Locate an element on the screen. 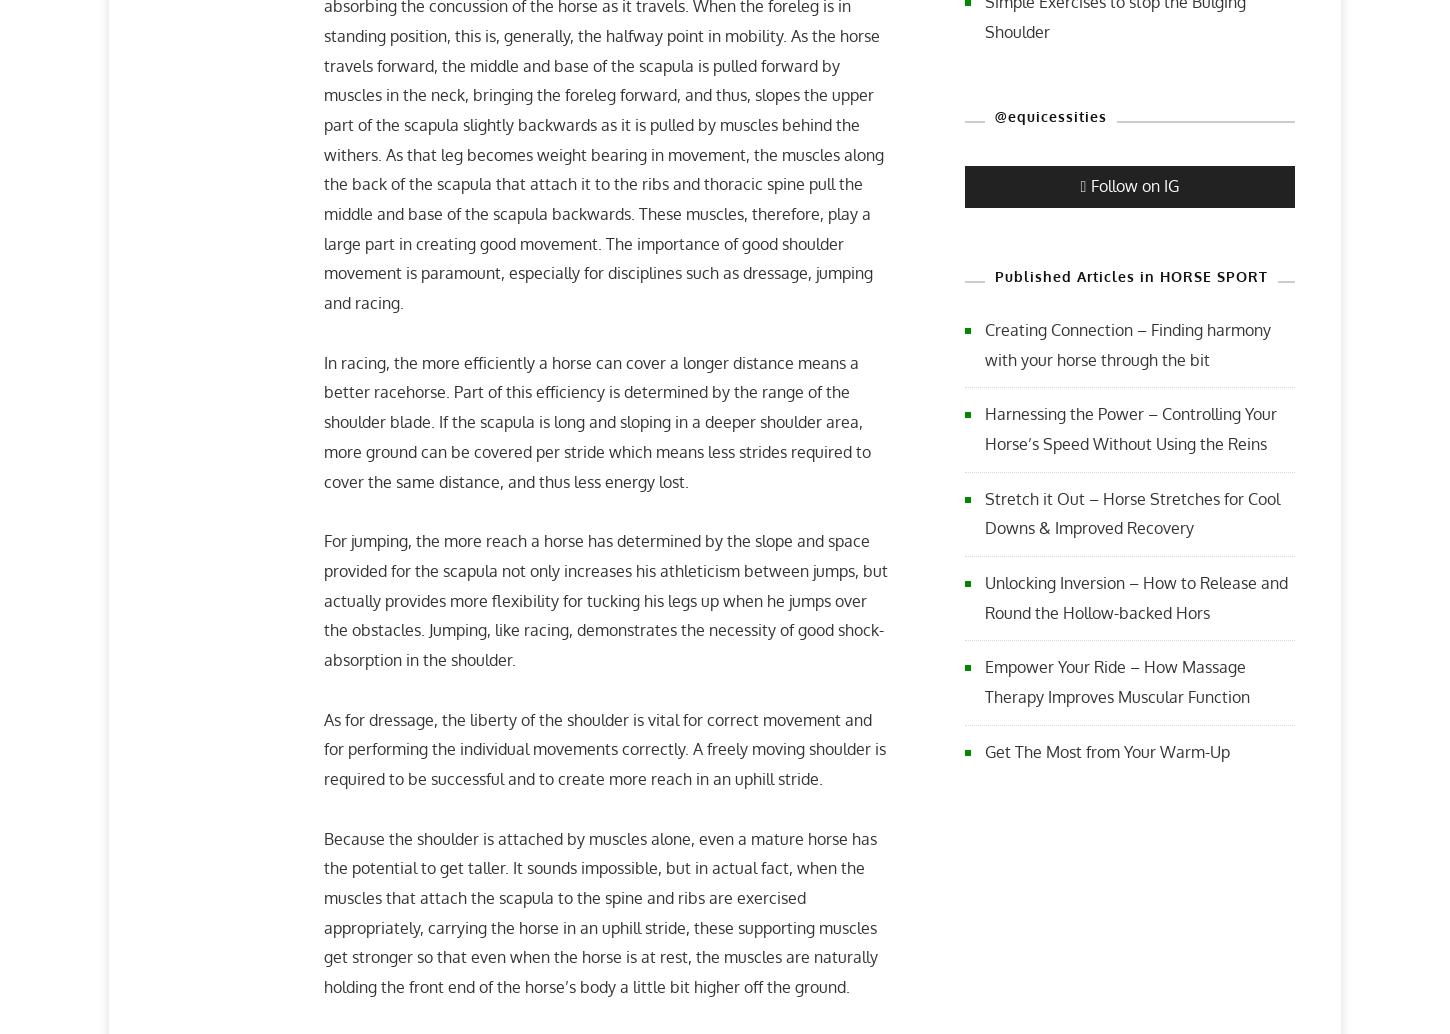 This screenshot has width=1450, height=1034. 'Published Articles in HORSE SPORT' is located at coordinates (994, 274).